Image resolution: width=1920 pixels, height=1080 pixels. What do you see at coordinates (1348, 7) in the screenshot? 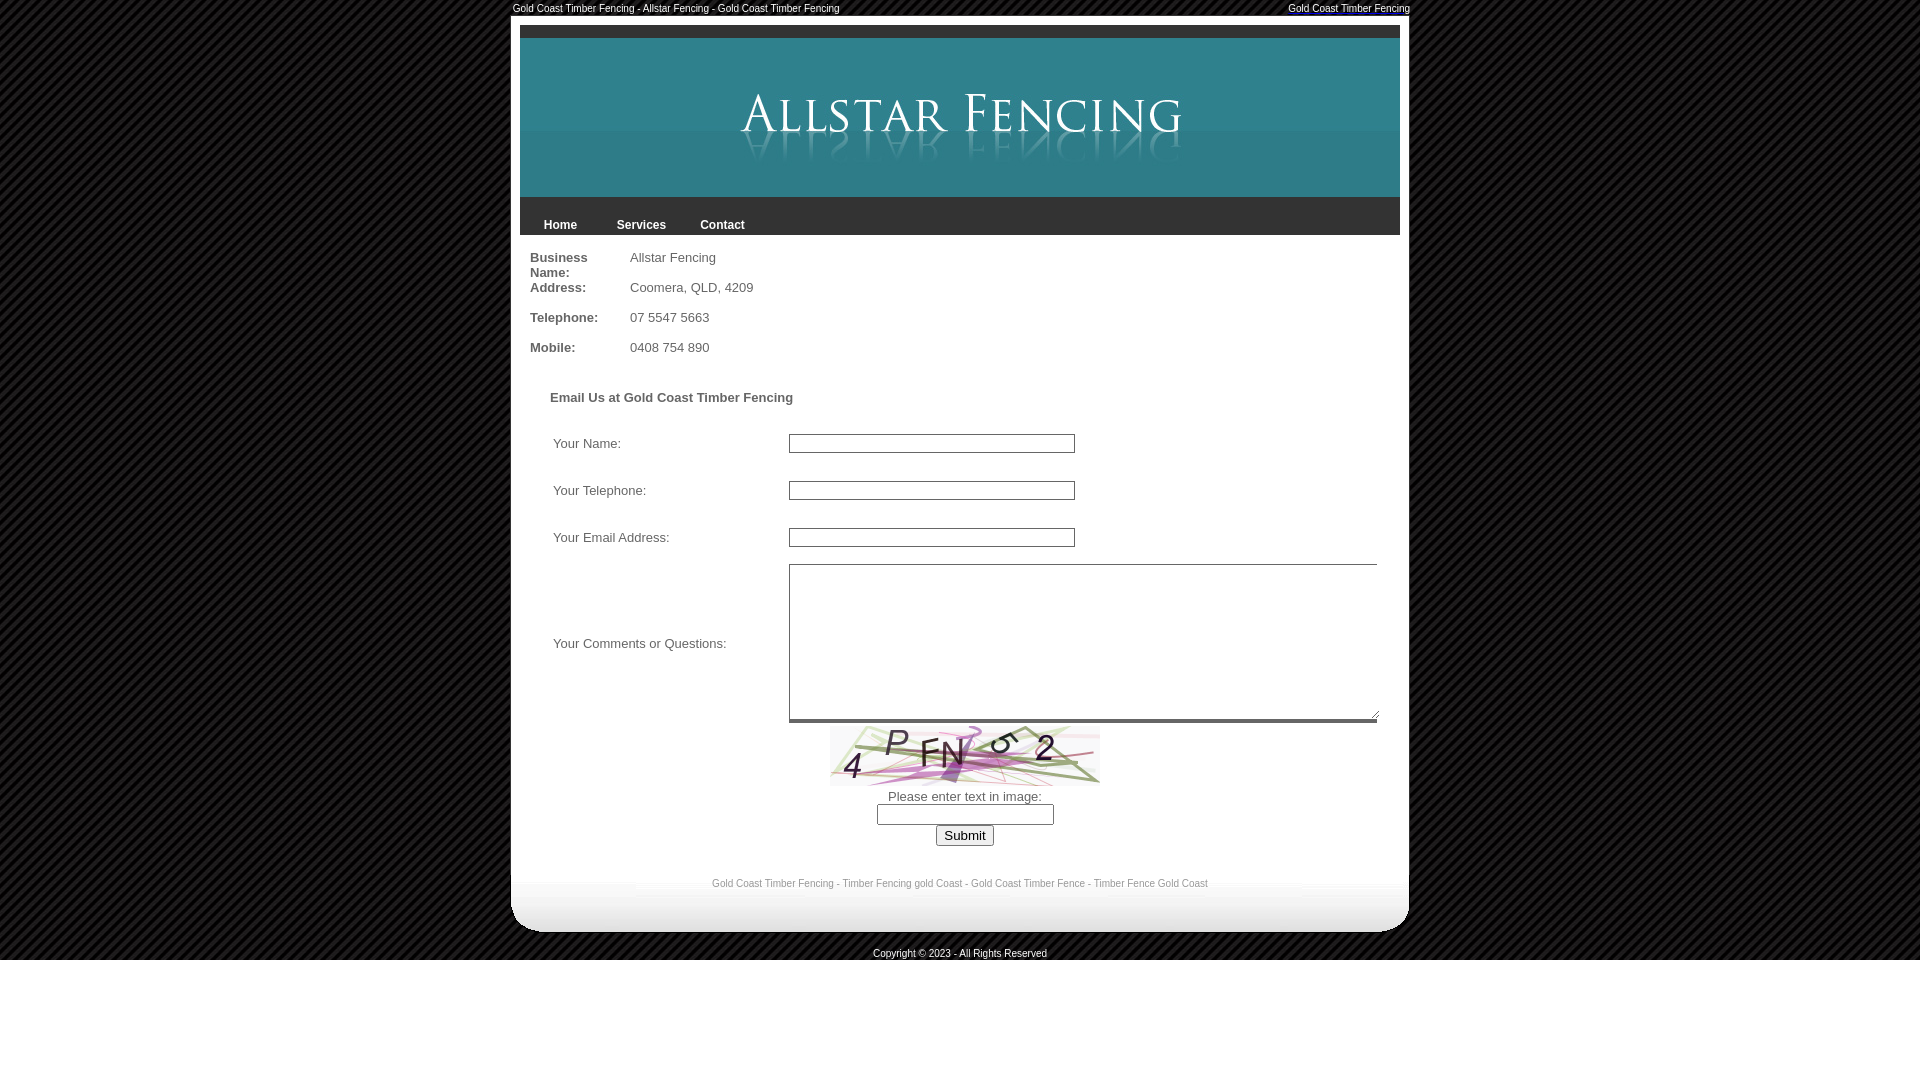
I see `'Gold Coast Timber Fencing'` at bounding box center [1348, 7].